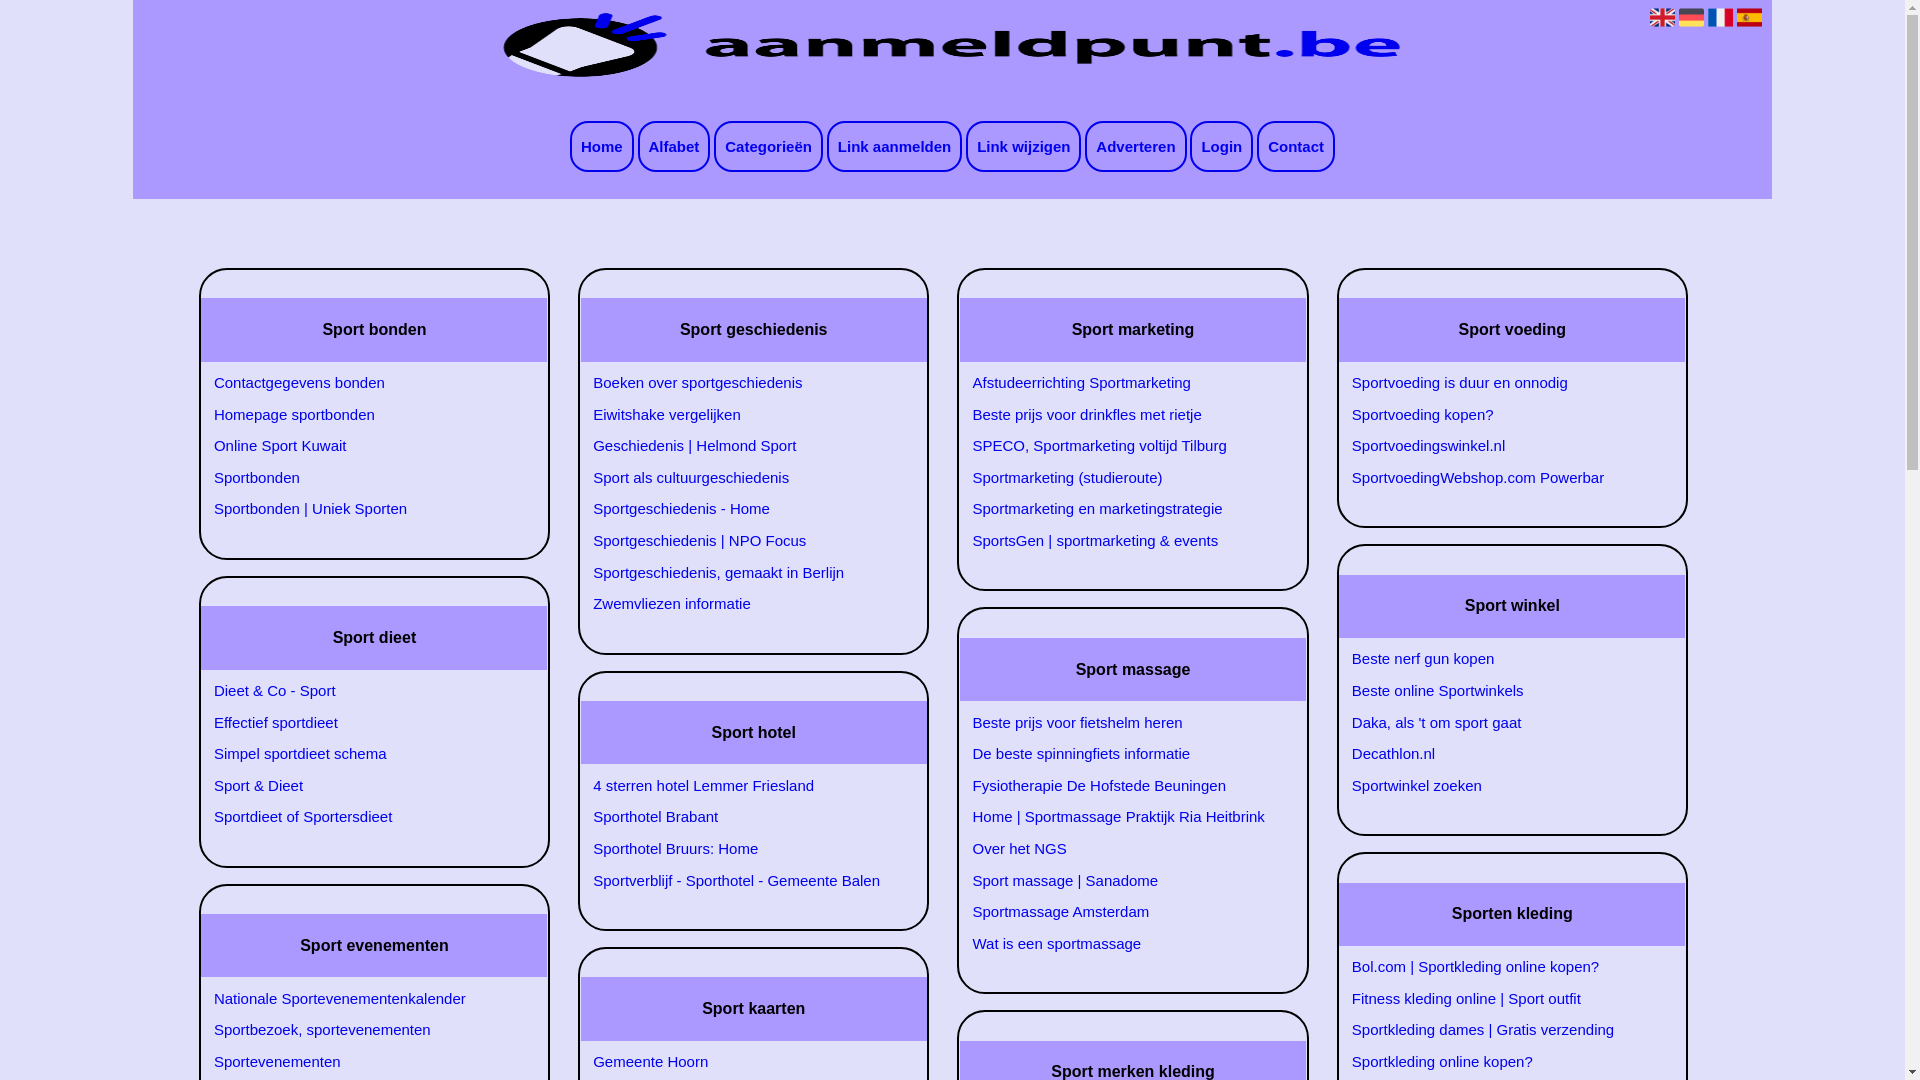  I want to click on 'SPECO, Sportmarketing voltijd Tilburg', so click(1121, 445).